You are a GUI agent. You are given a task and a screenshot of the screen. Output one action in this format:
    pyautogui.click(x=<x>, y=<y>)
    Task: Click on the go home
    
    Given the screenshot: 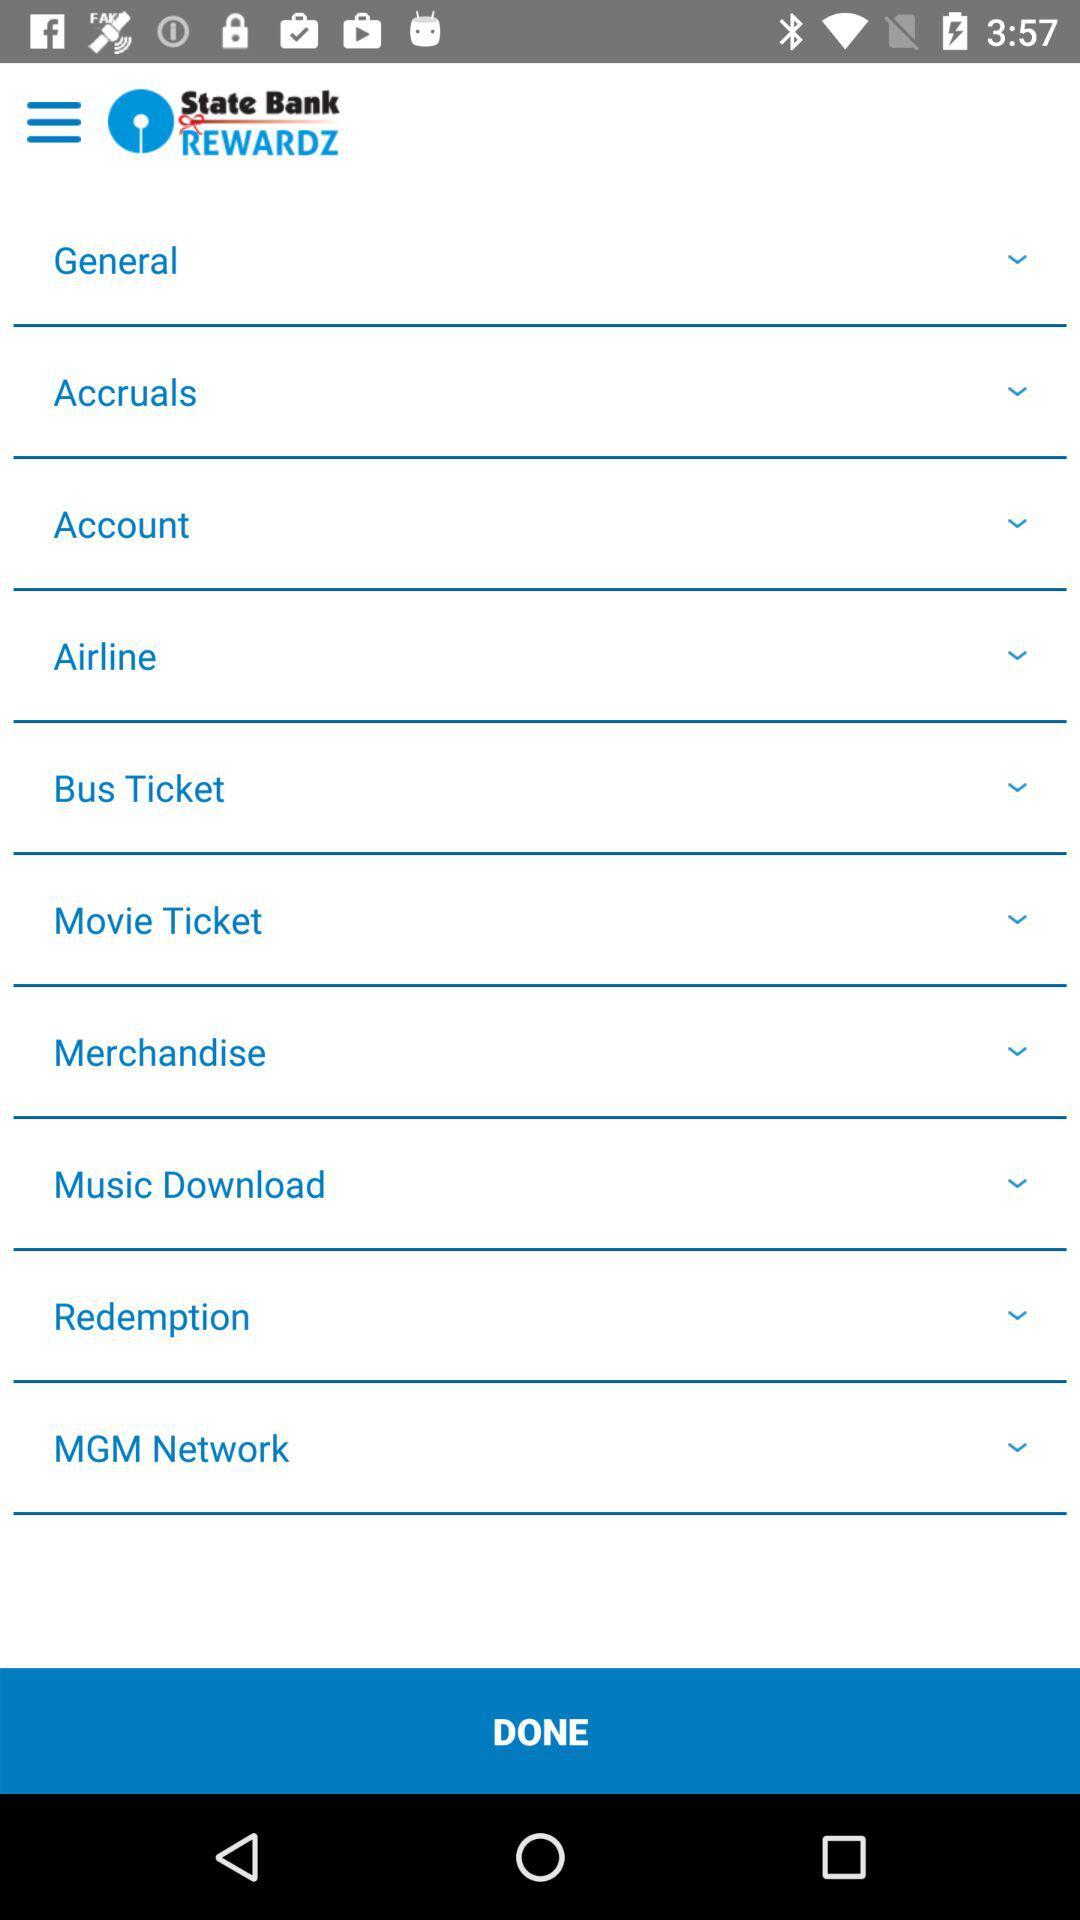 What is the action you would take?
    pyautogui.click(x=224, y=121)
    